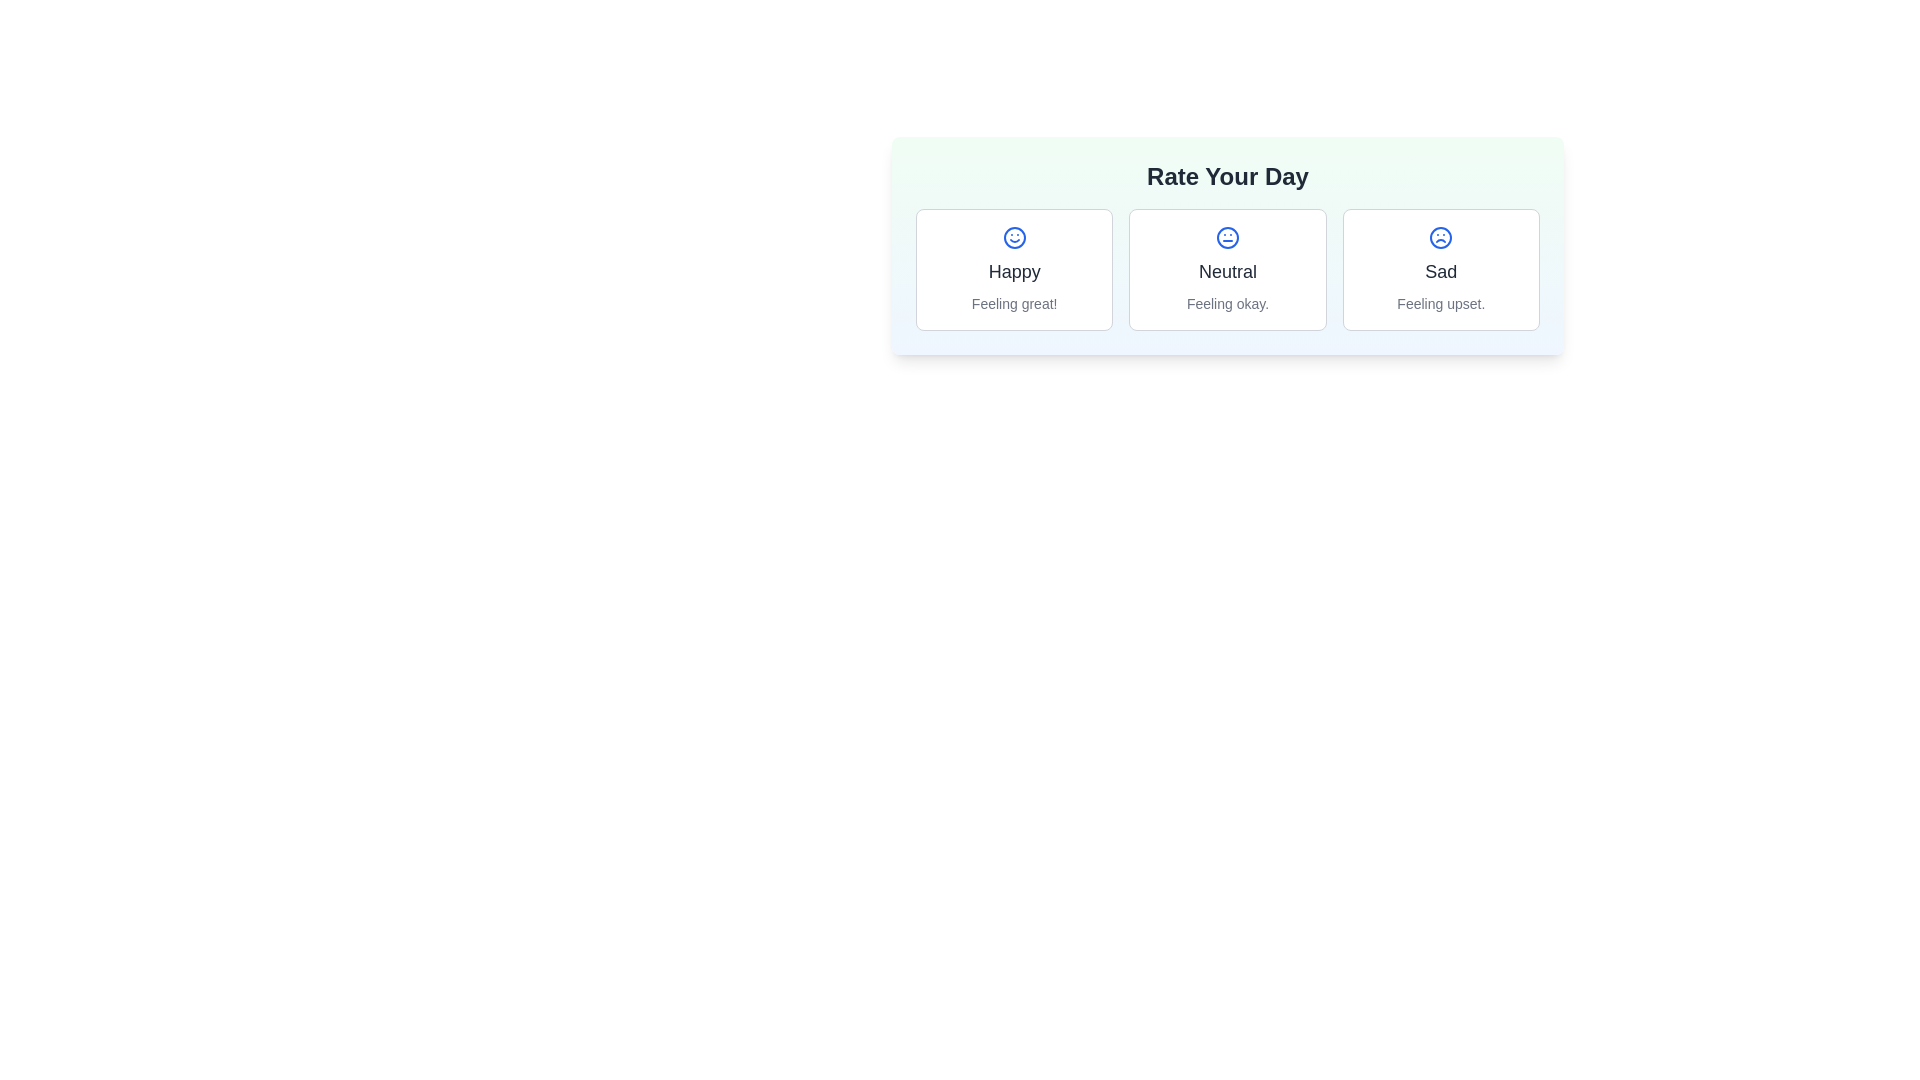 The width and height of the screenshot is (1920, 1080). What do you see at coordinates (1014, 237) in the screenshot?
I see `the blue smiley face emoji icon located in the leftmost card labeled 'Happy', which is positioned above the text 'Feeling great!' in the rating interface` at bounding box center [1014, 237].